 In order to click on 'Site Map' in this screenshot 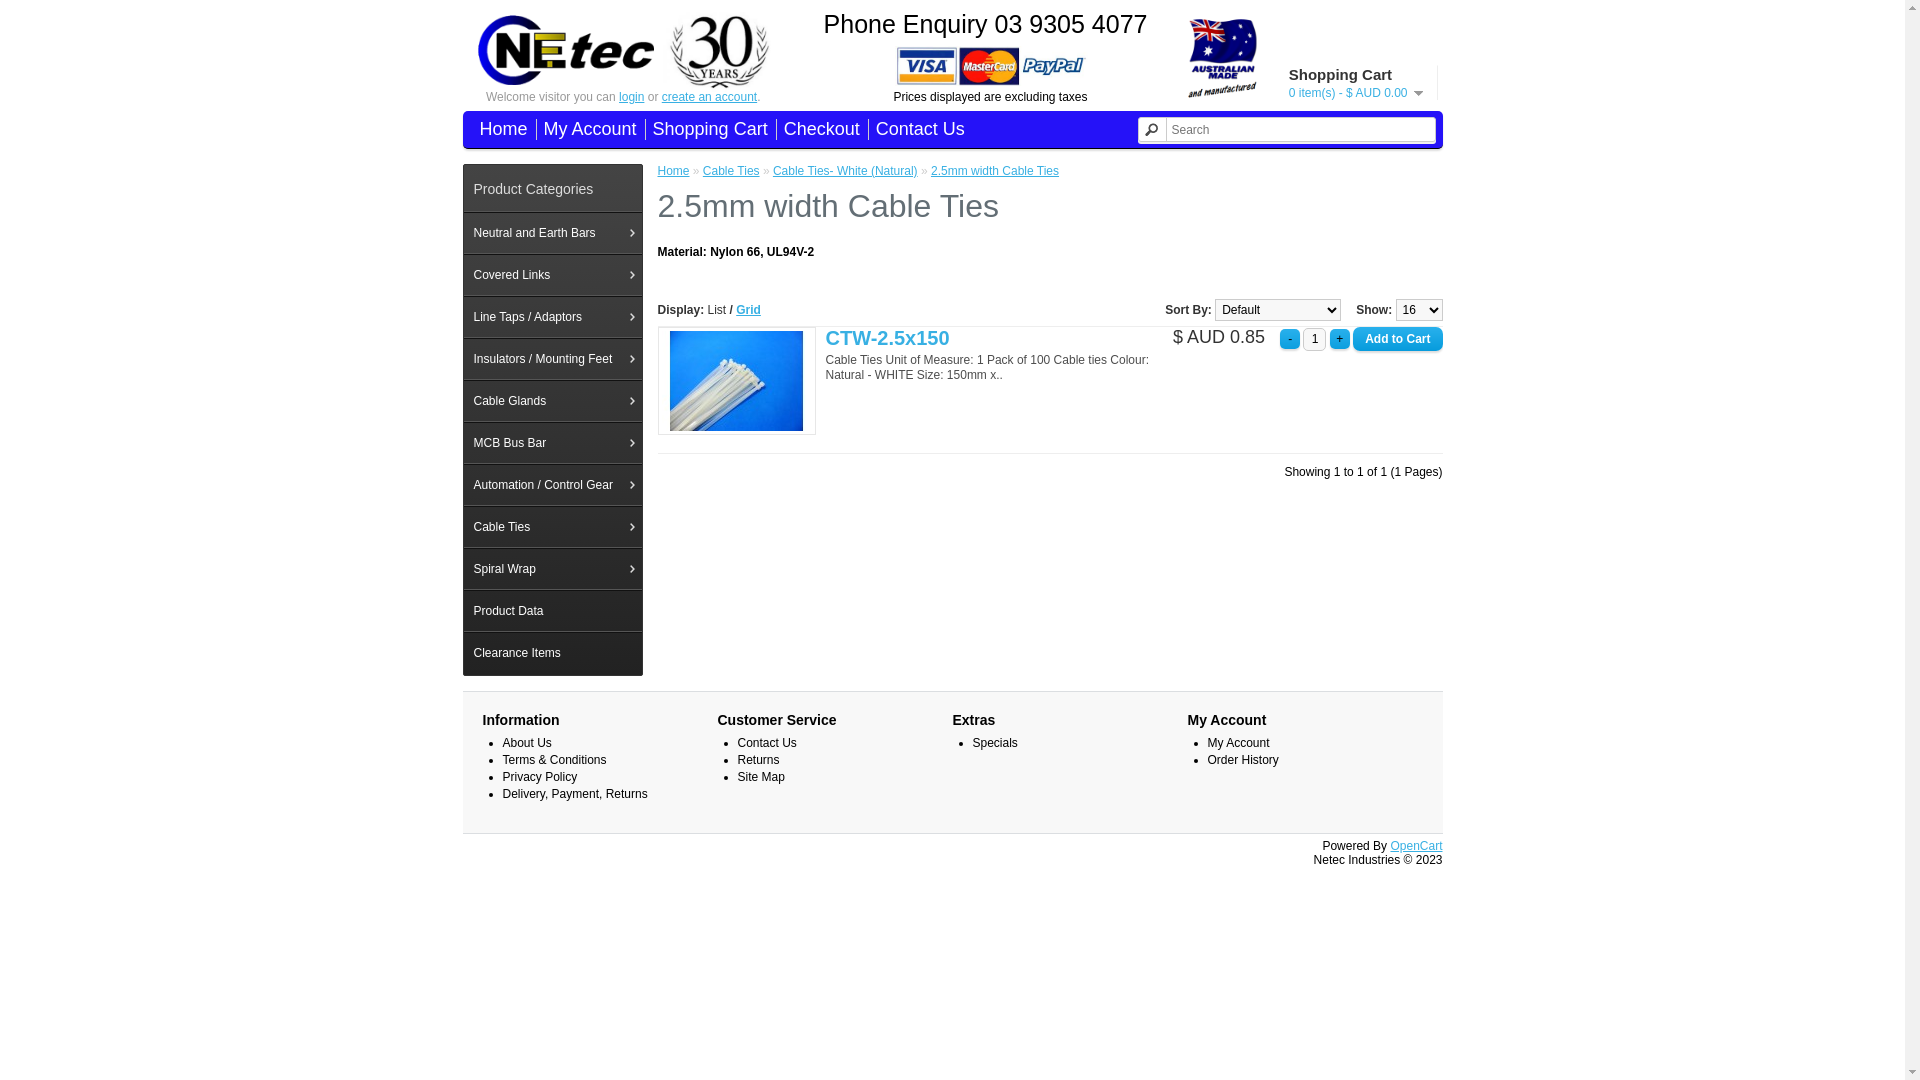, I will do `click(737, 775)`.